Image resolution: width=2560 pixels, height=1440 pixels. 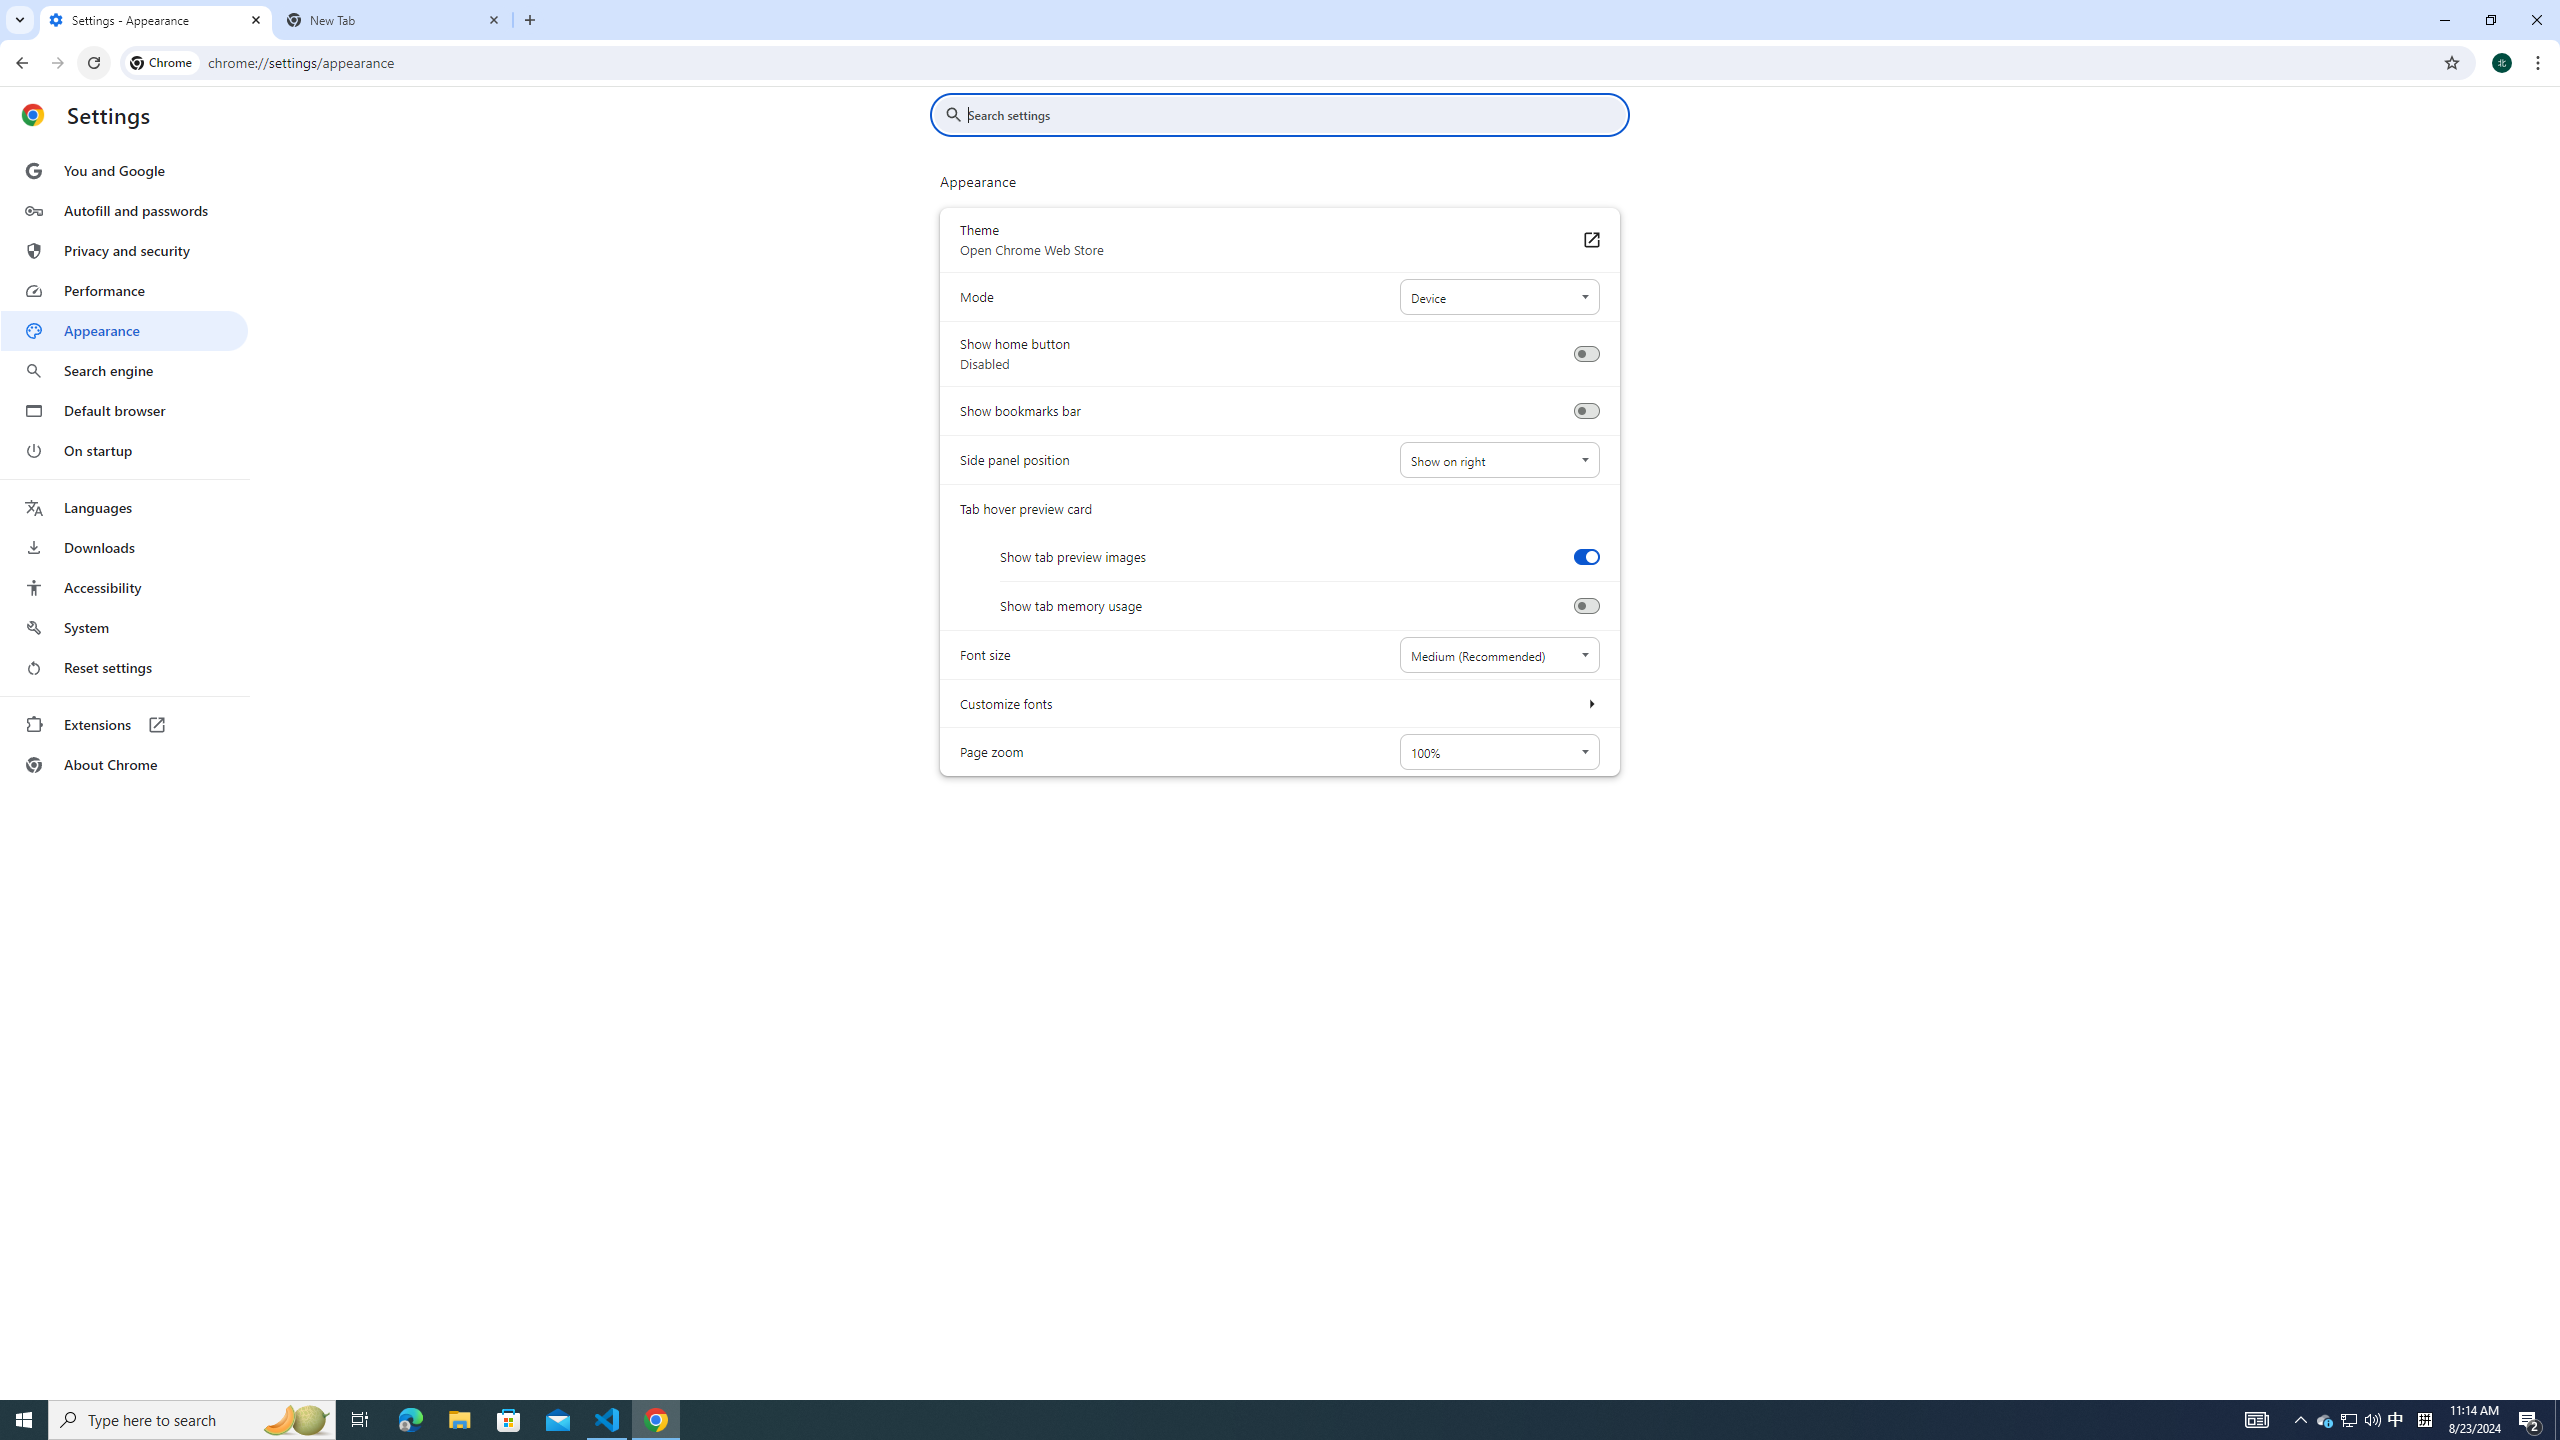 What do you see at coordinates (1590, 240) in the screenshot?
I see `'Theme Open Chrome Web Store'` at bounding box center [1590, 240].